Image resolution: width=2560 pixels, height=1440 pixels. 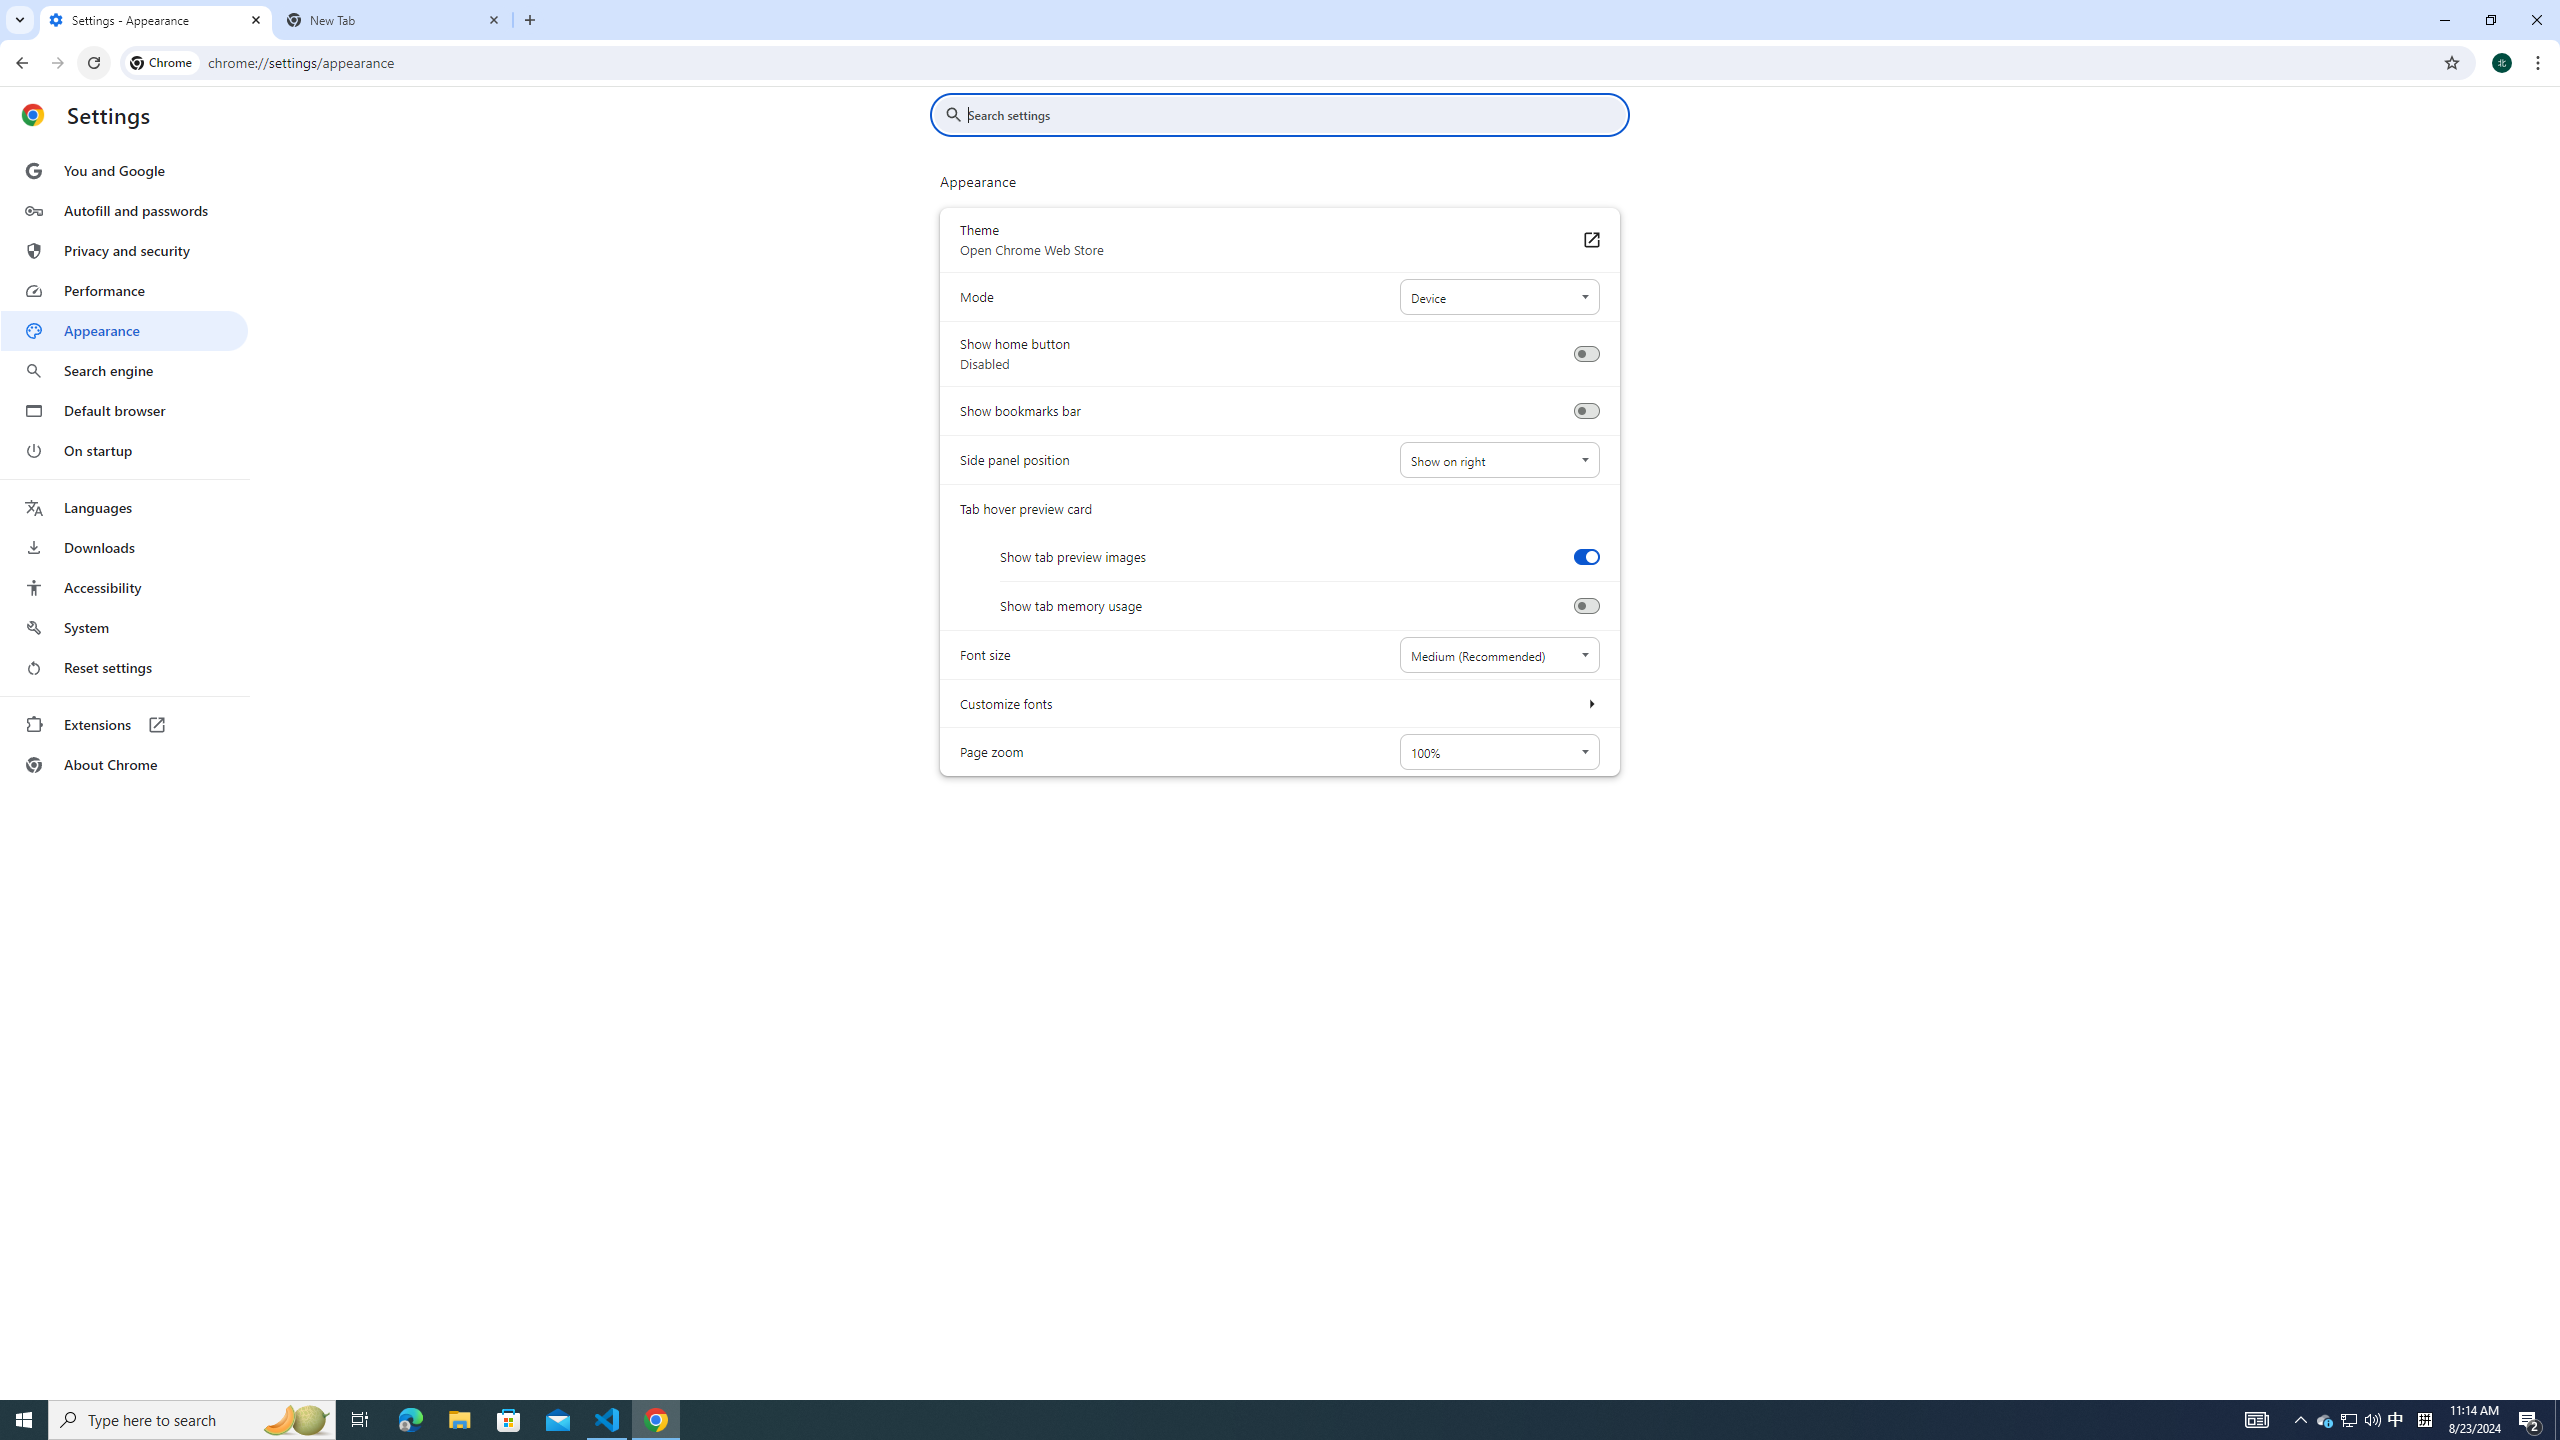 What do you see at coordinates (1590, 240) in the screenshot?
I see `'Theme Open Chrome Web Store'` at bounding box center [1590, 240].